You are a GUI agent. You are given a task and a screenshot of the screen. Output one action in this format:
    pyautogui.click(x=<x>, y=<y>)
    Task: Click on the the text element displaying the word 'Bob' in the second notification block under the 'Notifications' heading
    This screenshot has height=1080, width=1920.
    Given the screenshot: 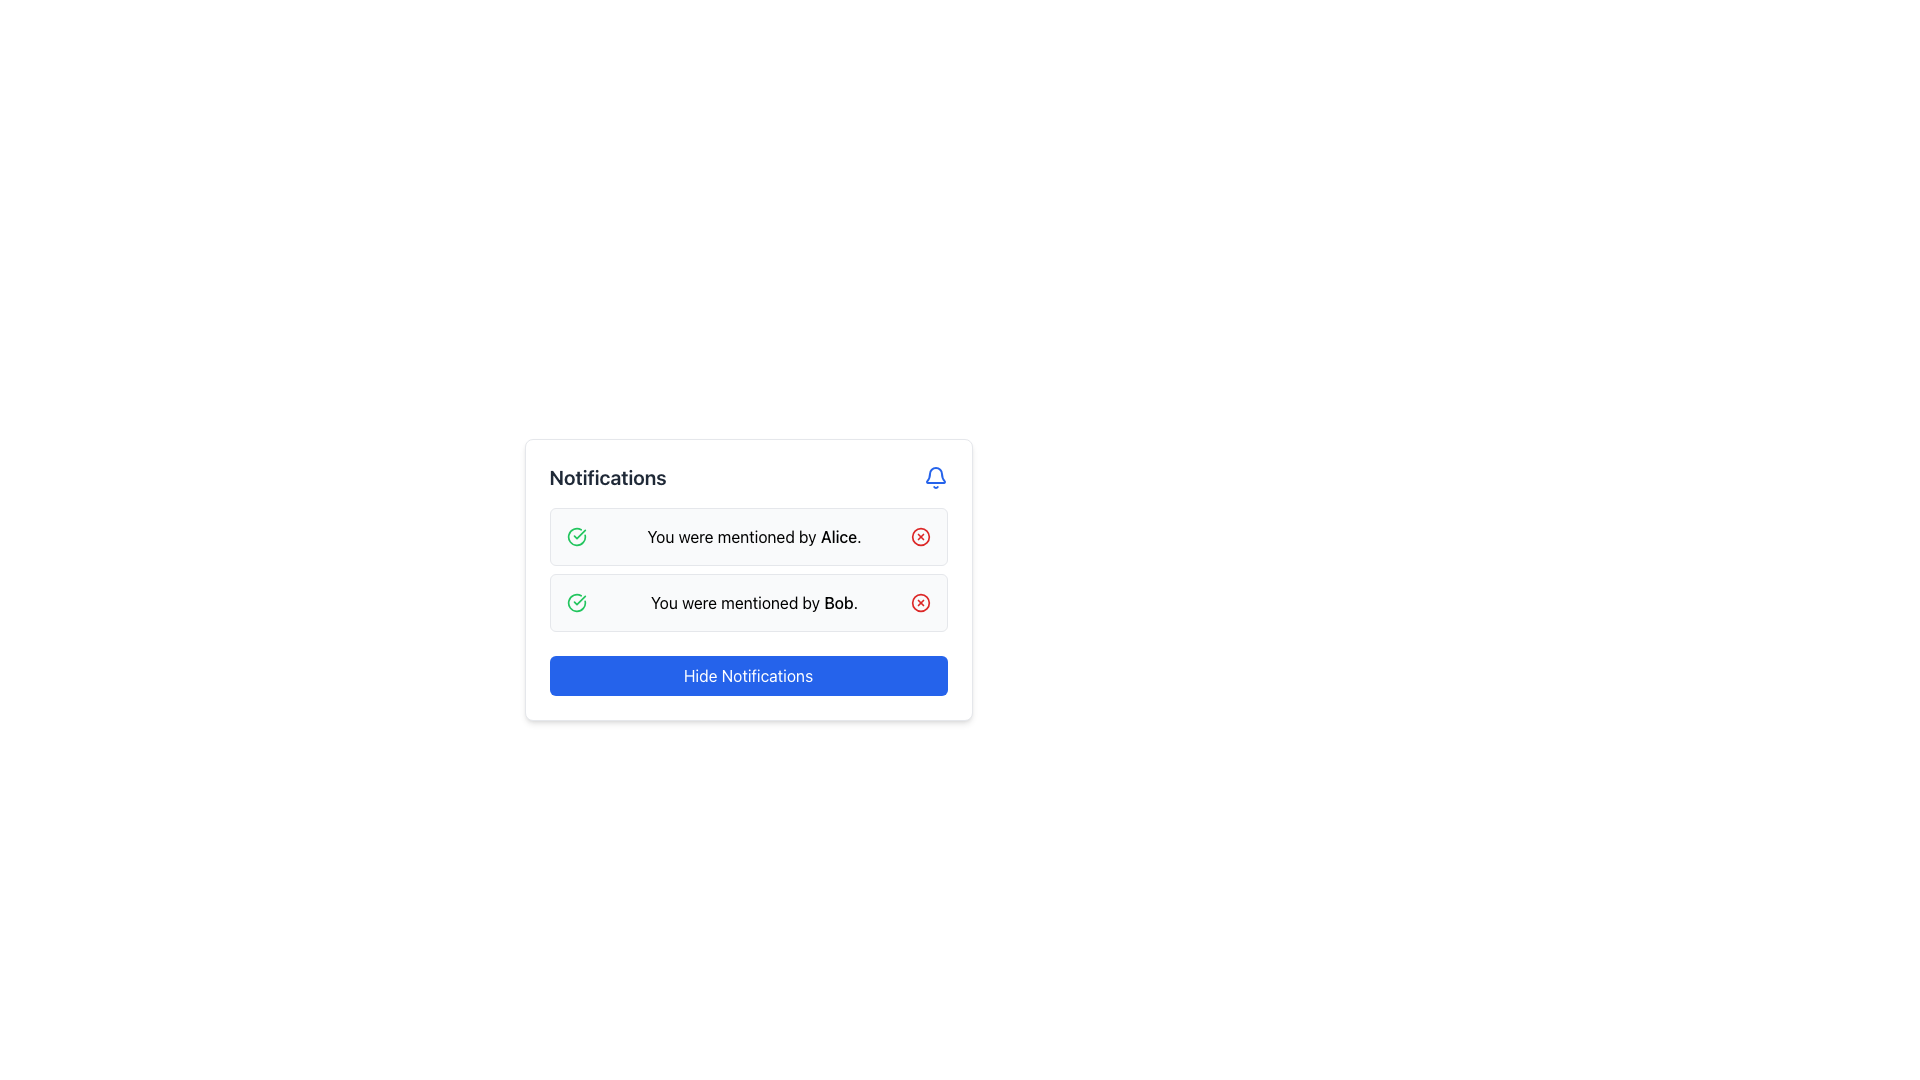 What is the action you would take?
    pyautogui.click(x=839, y=601)
    